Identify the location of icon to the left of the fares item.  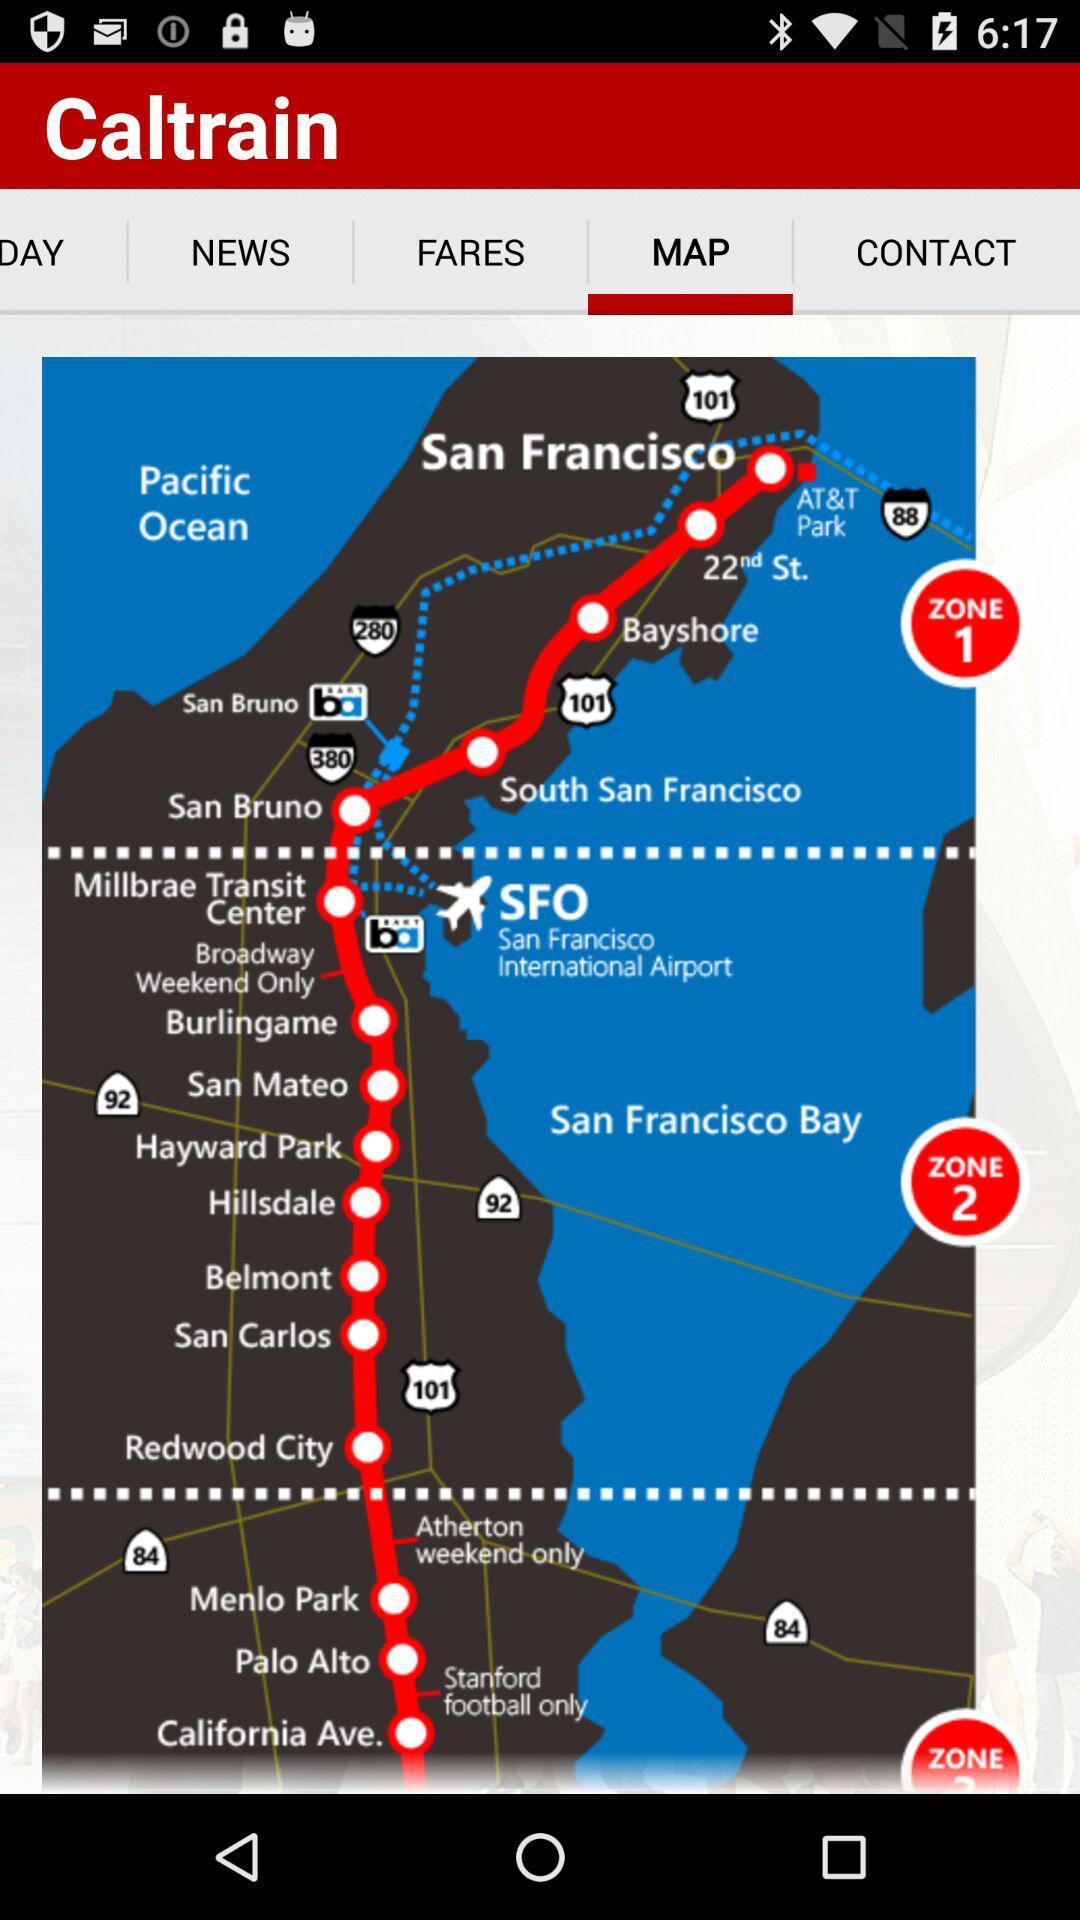
(239, 251).